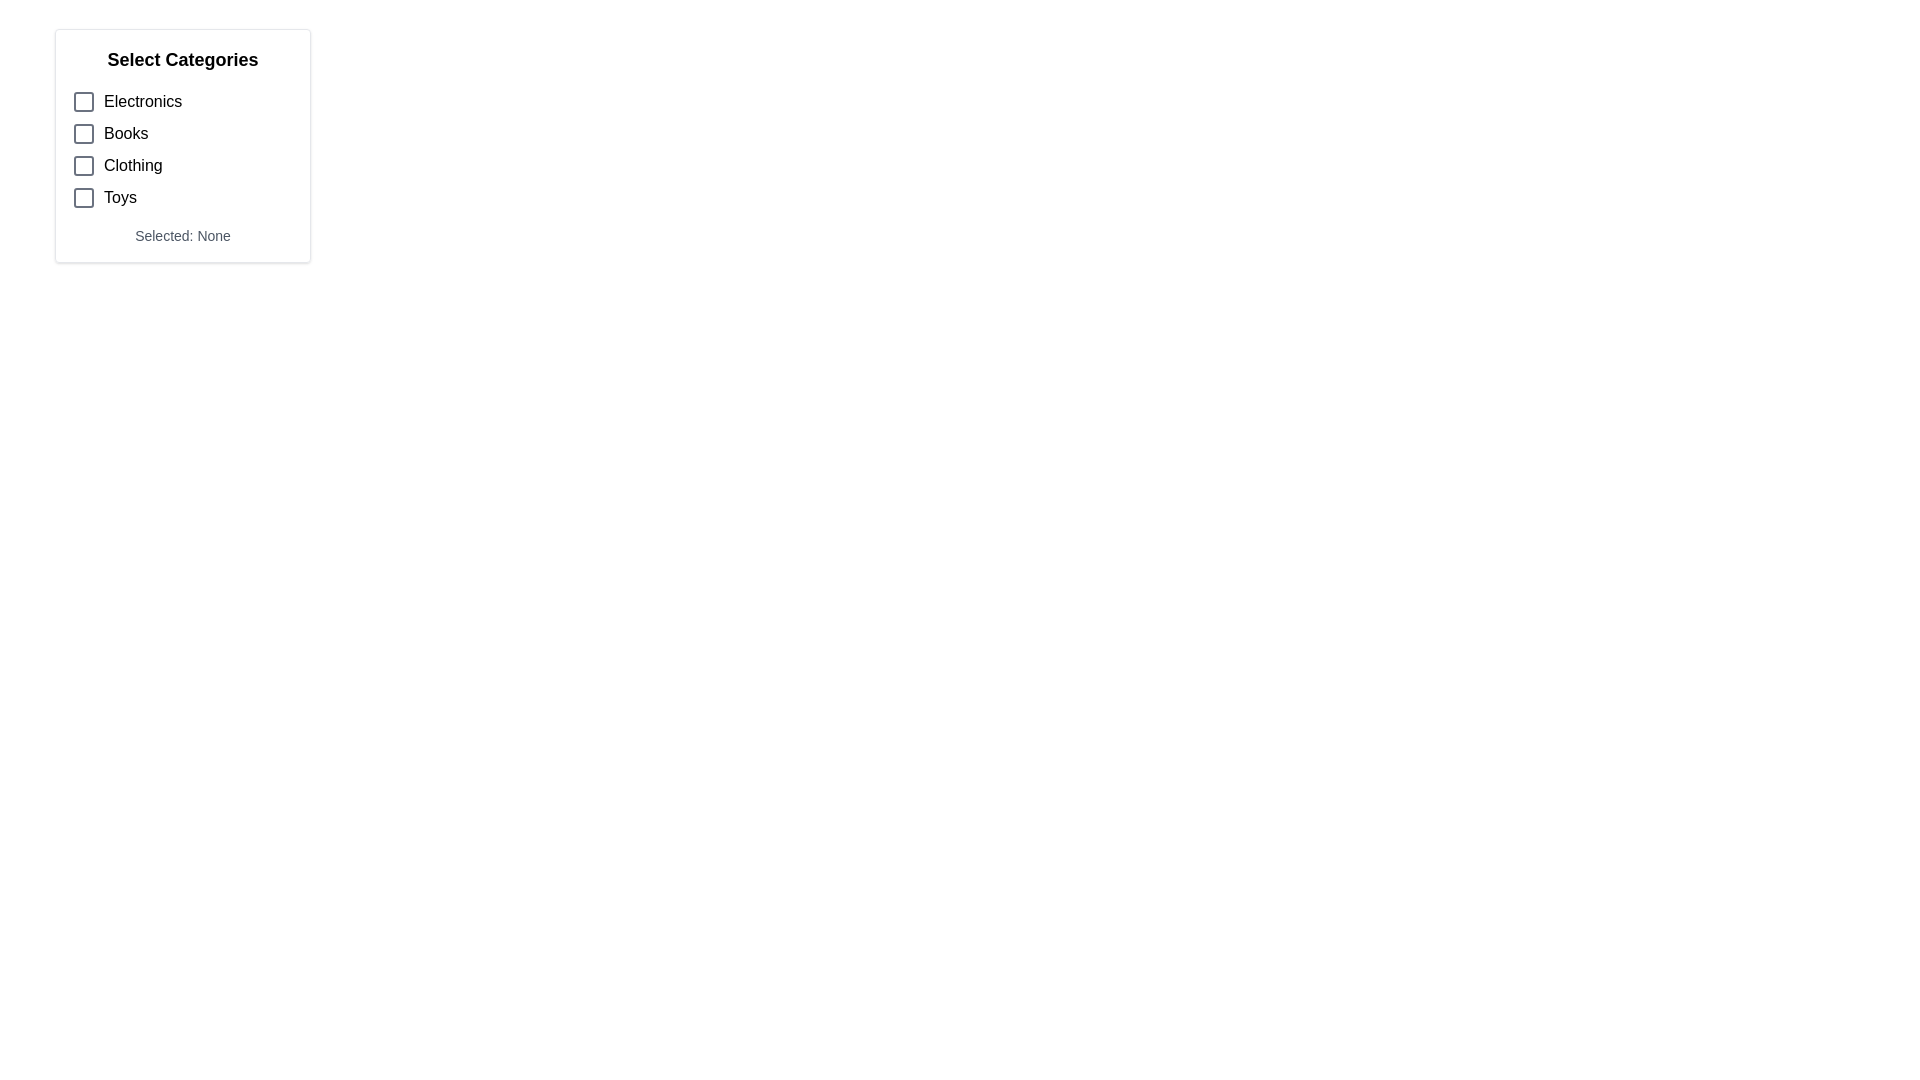 The width and height of the screenshot is (1920, 1080). Describe the element at coordinates (142, 101) in the screenshot. I see `the 'Electronics' text label, which is the first label in the vertical list under 'Select Categories' and is aligned with a checkbox icon on the left` at that location.